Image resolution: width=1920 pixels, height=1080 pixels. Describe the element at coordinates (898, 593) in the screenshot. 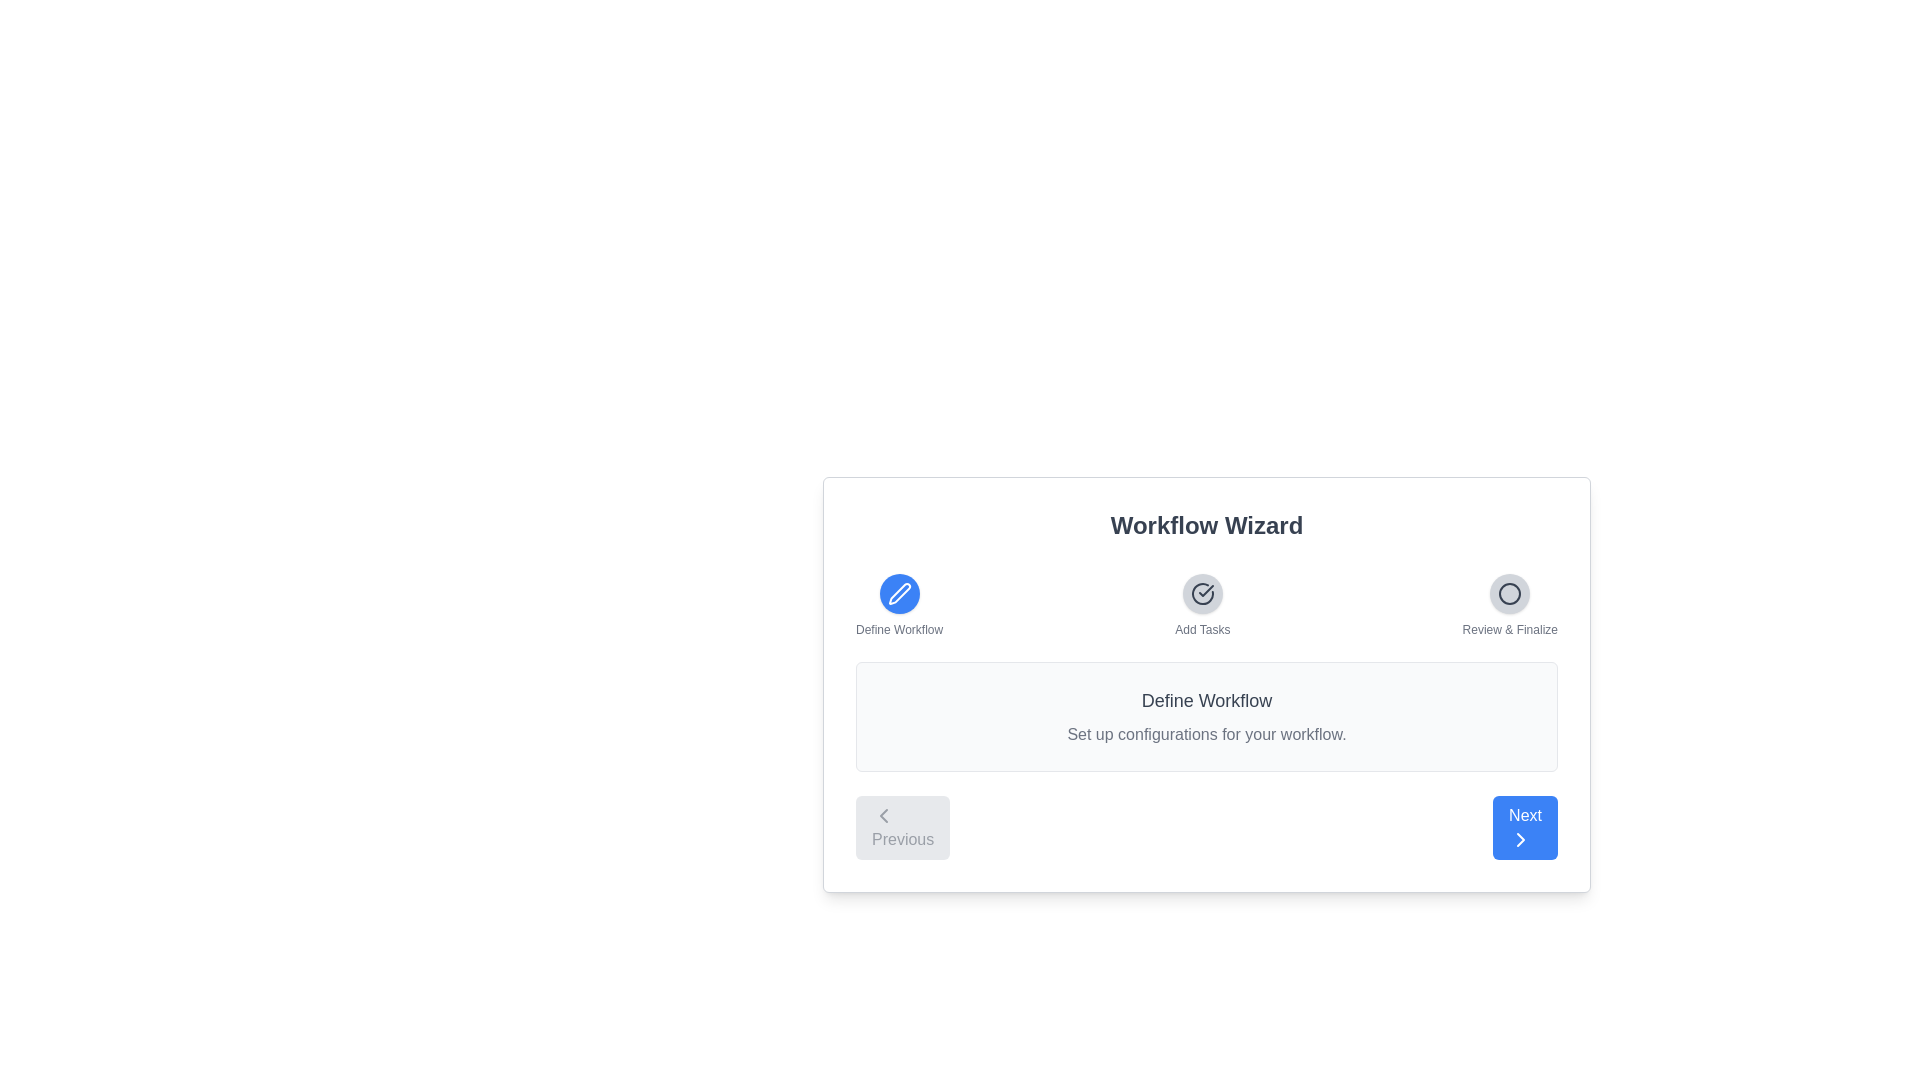

I see `the 'Define Workflow' icon located at the left end of the top row in the workflow wizard interface` at that location.